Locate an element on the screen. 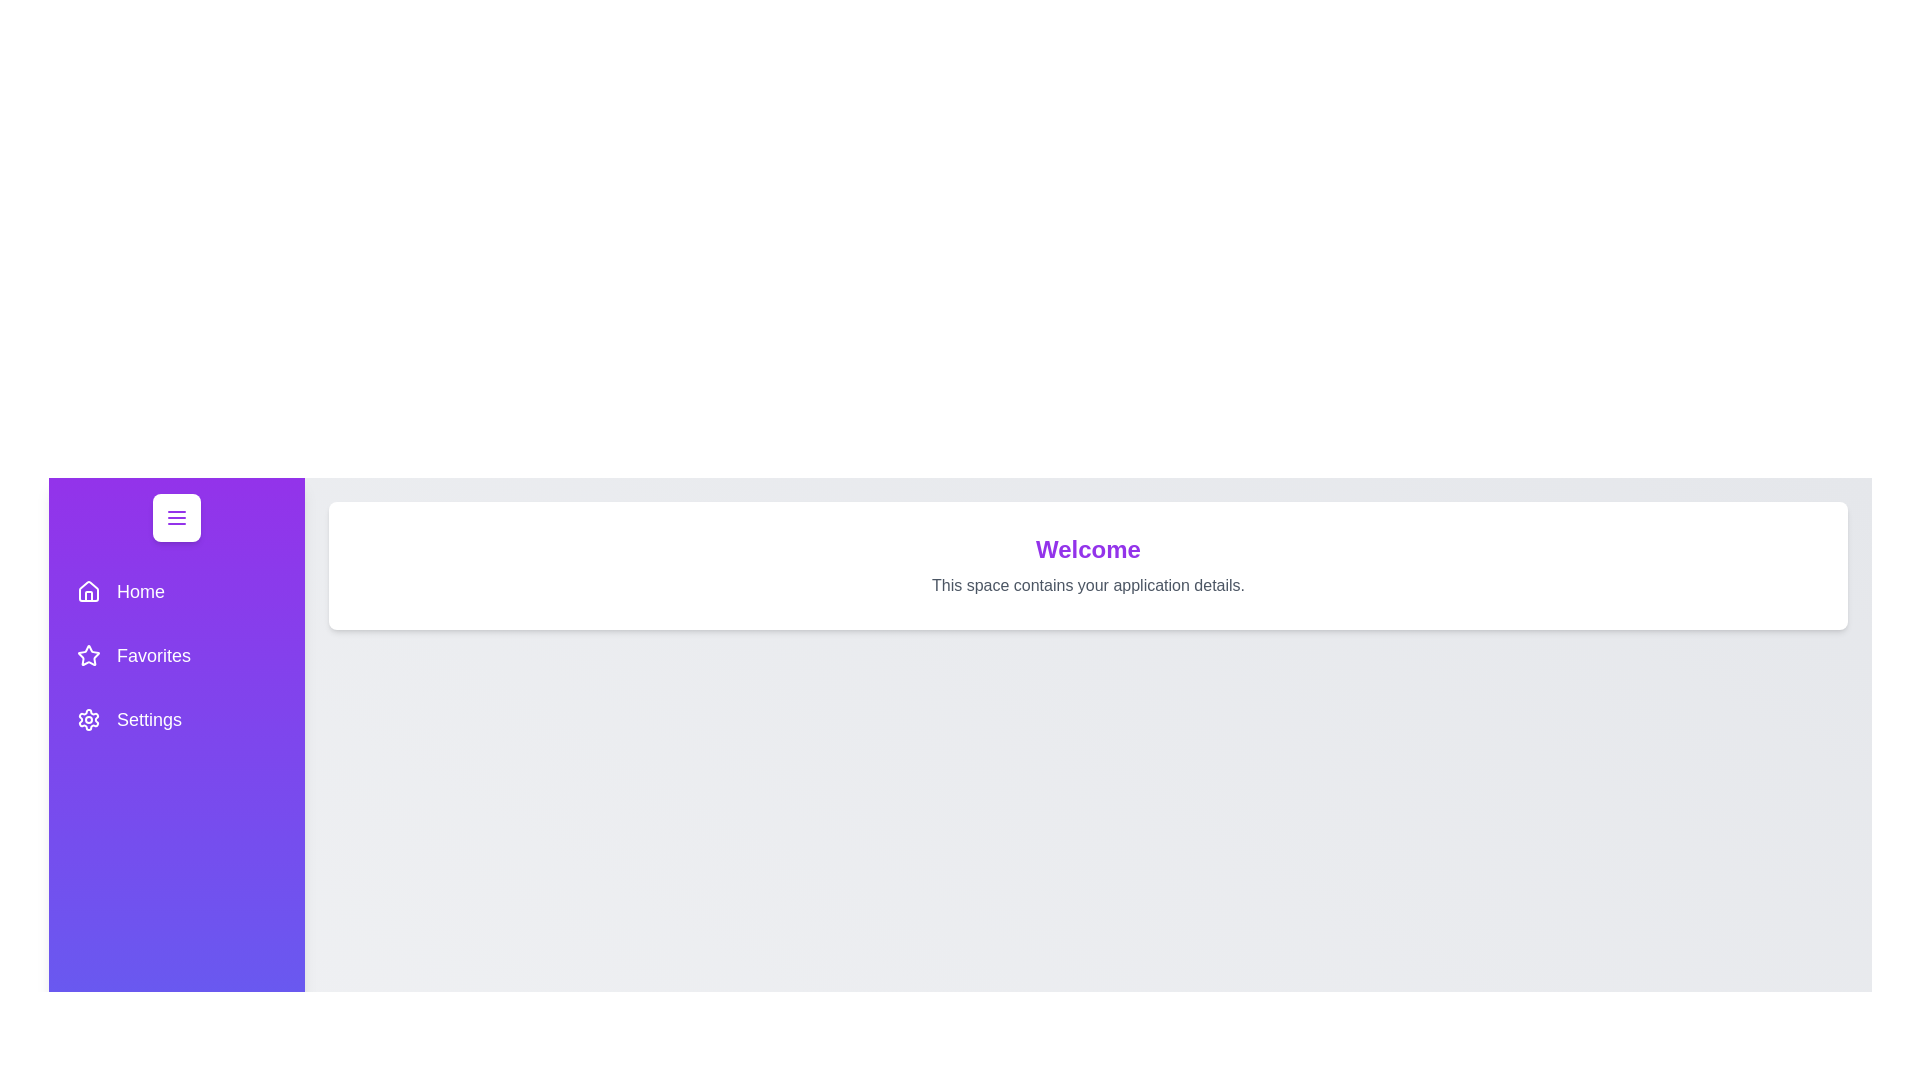 This screenshot has width=1920, height=1080. the navigation item Settings in the drawer is located at coordinates (177, 720).